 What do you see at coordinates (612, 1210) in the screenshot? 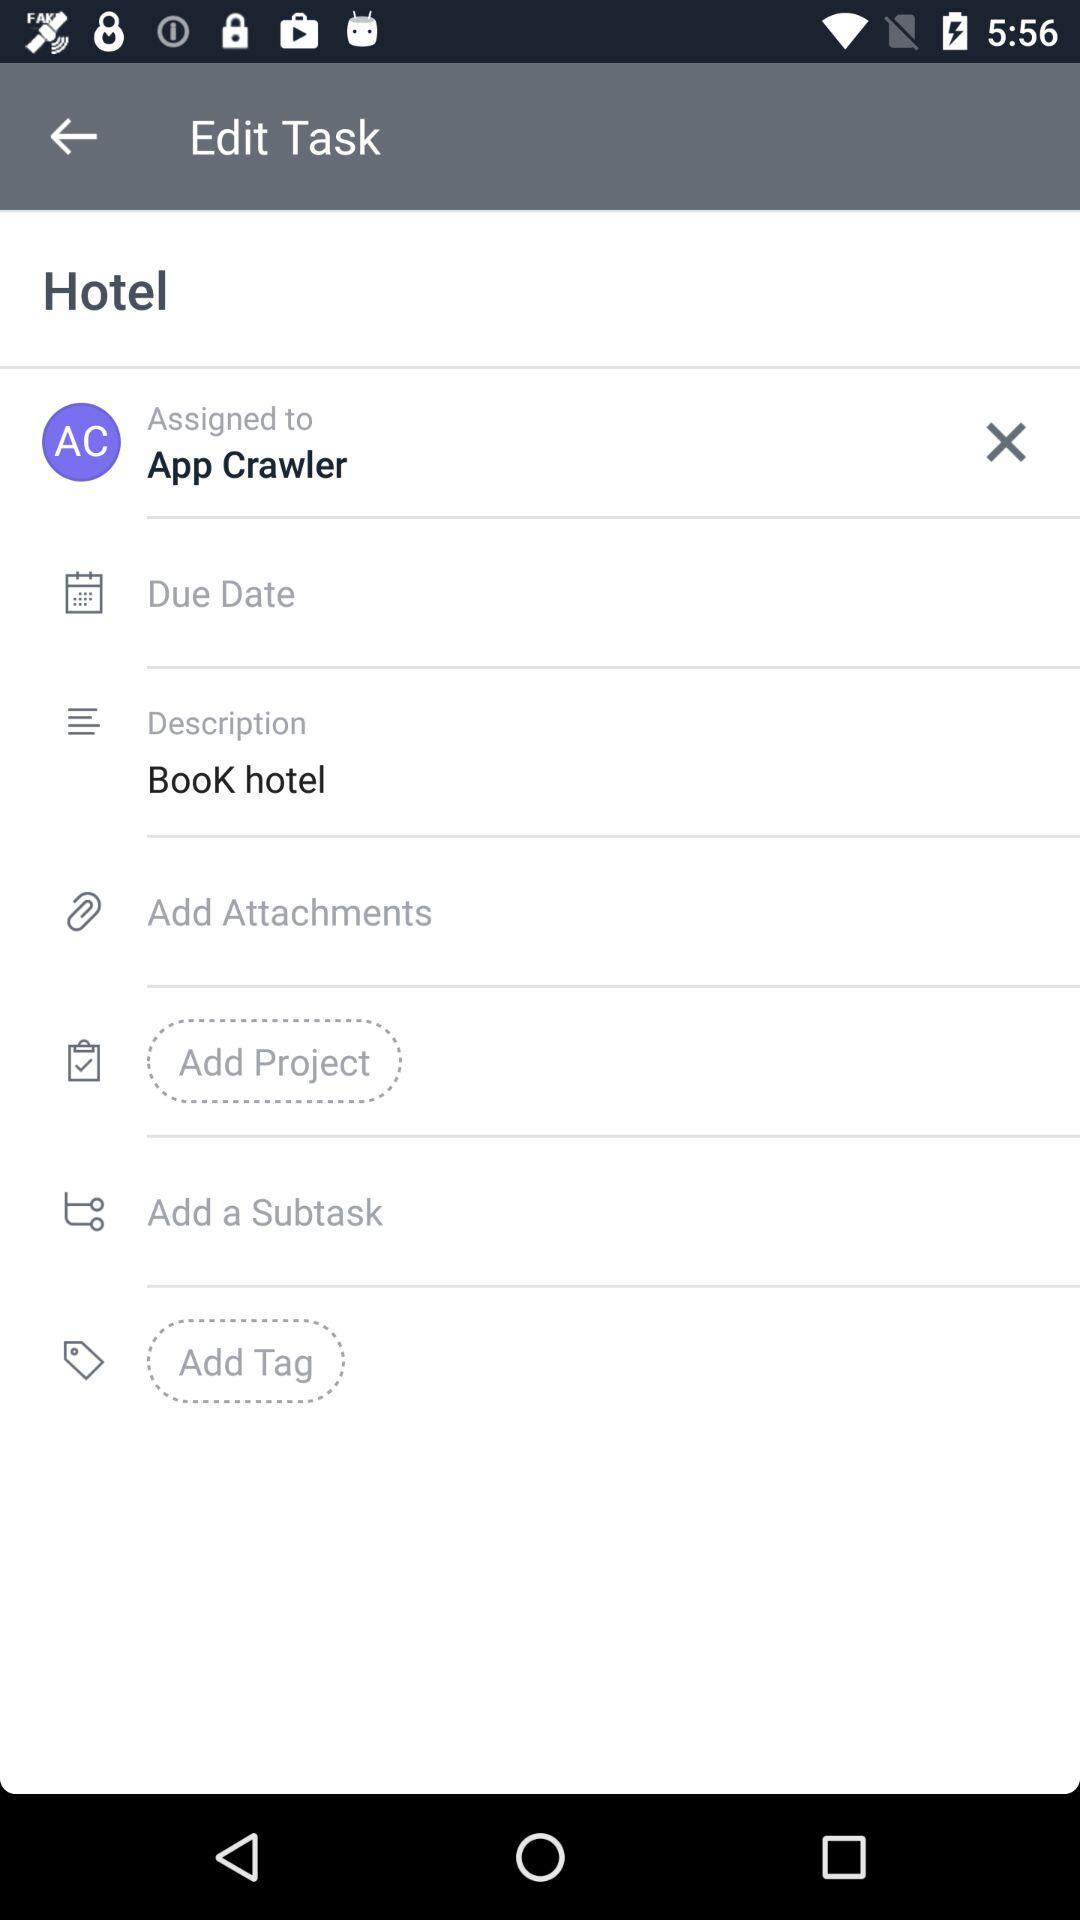
I see `a subtask` at bounding box center [612, 1210].